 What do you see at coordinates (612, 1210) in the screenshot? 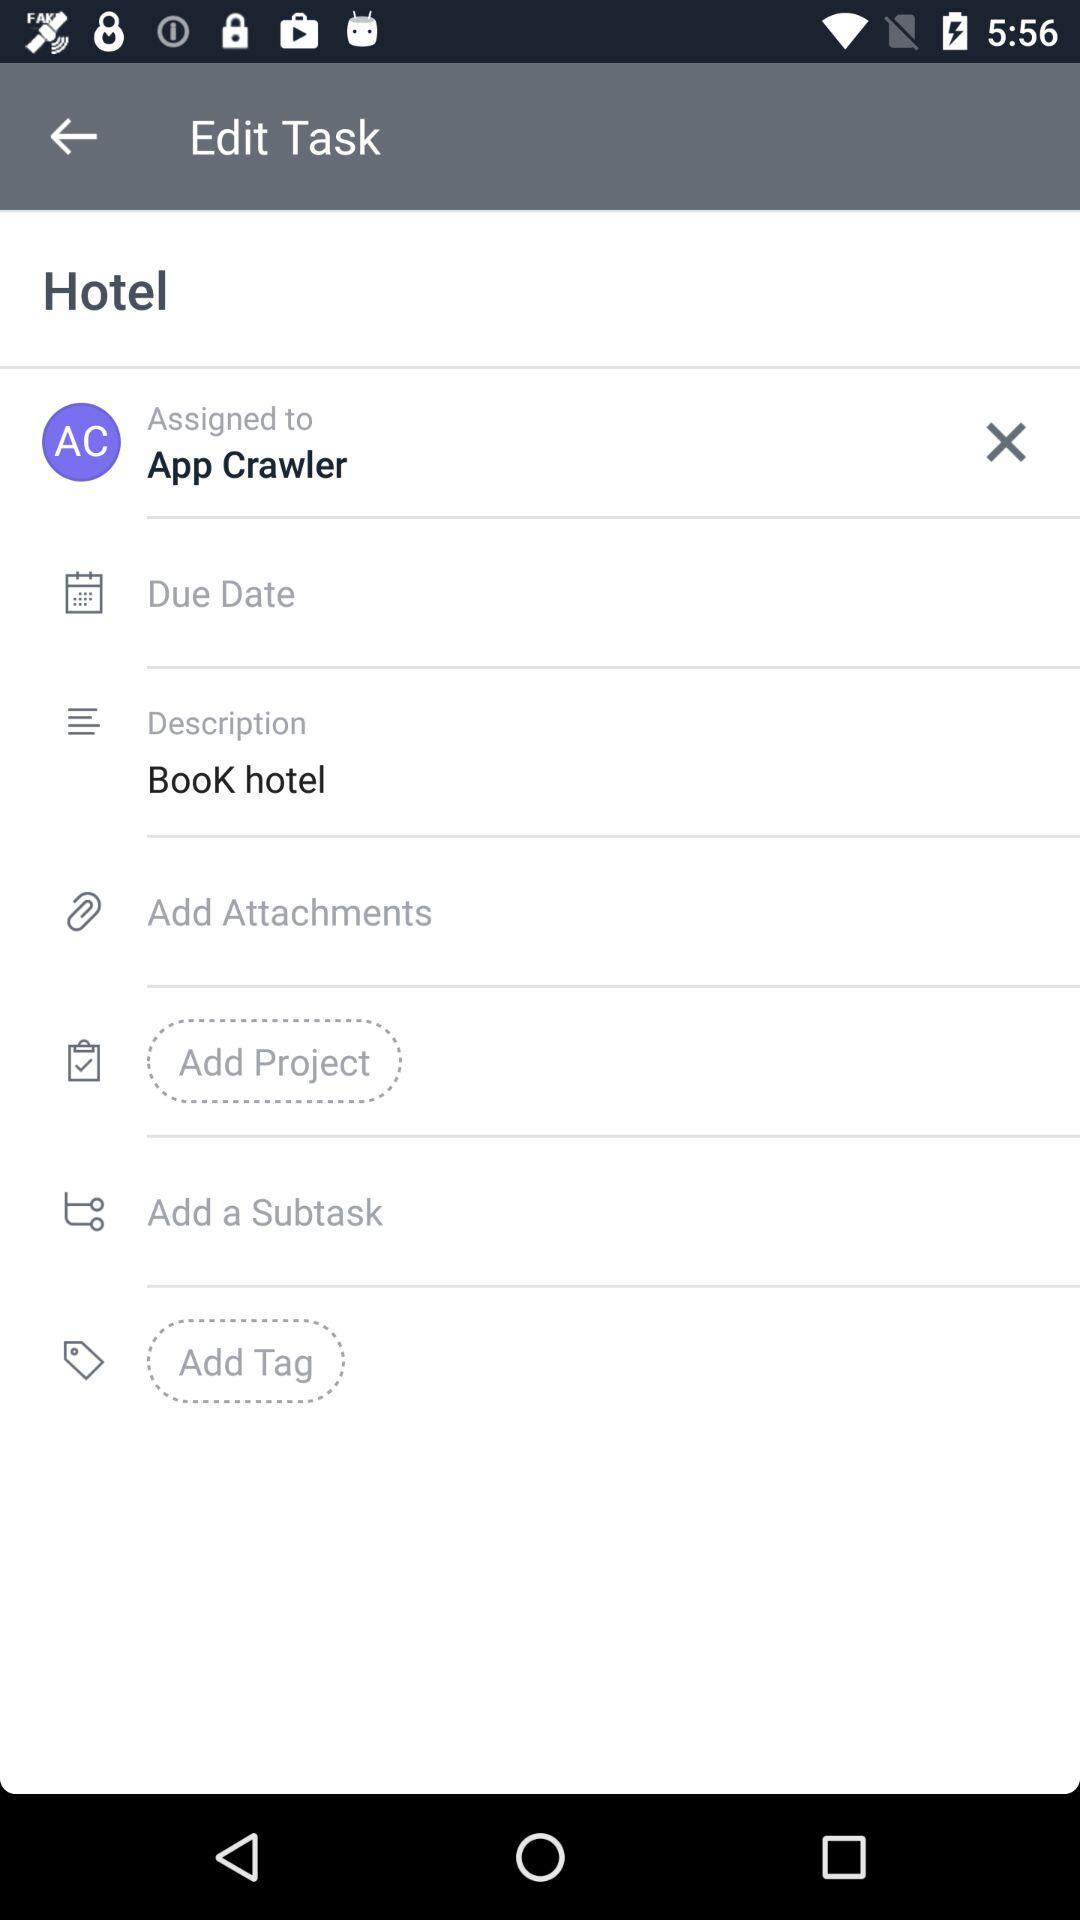
I see `a subtask` at bounding box center [612, 1210].